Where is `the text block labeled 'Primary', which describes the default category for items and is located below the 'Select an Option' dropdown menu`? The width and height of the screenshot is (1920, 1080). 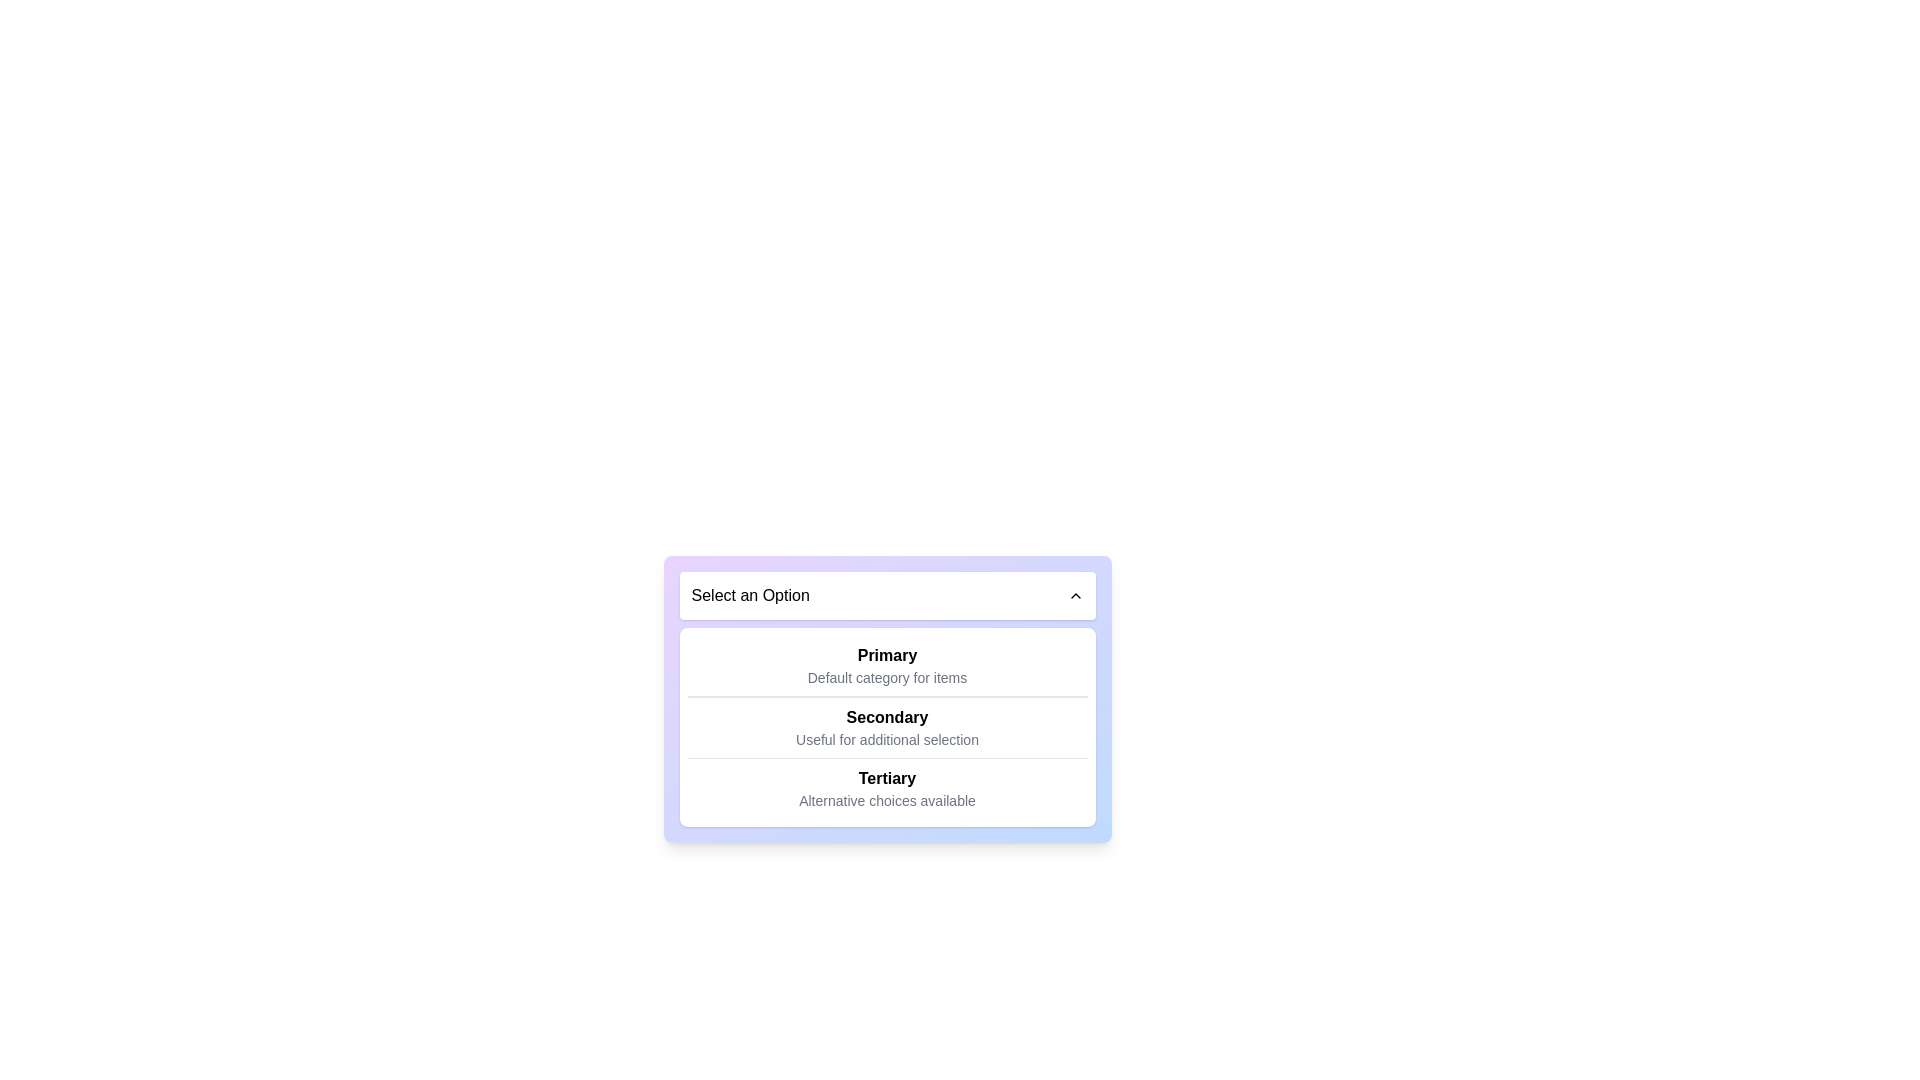
the text block labeled 'Primary', which describes the default category for items and is located below the 'Select an Option' dropdown menu is located at coordinates (886, 666).